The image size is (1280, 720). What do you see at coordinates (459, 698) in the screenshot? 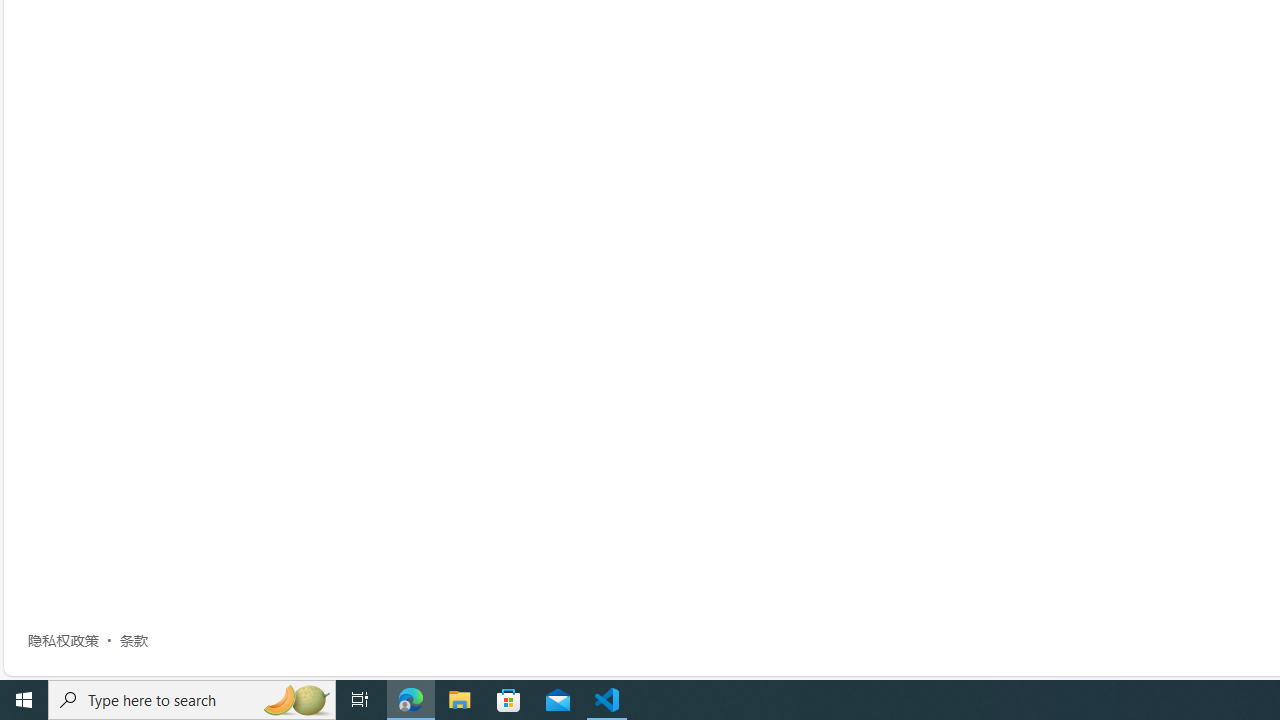
I see `'File Explorer'` at bounding box center [459, 698].